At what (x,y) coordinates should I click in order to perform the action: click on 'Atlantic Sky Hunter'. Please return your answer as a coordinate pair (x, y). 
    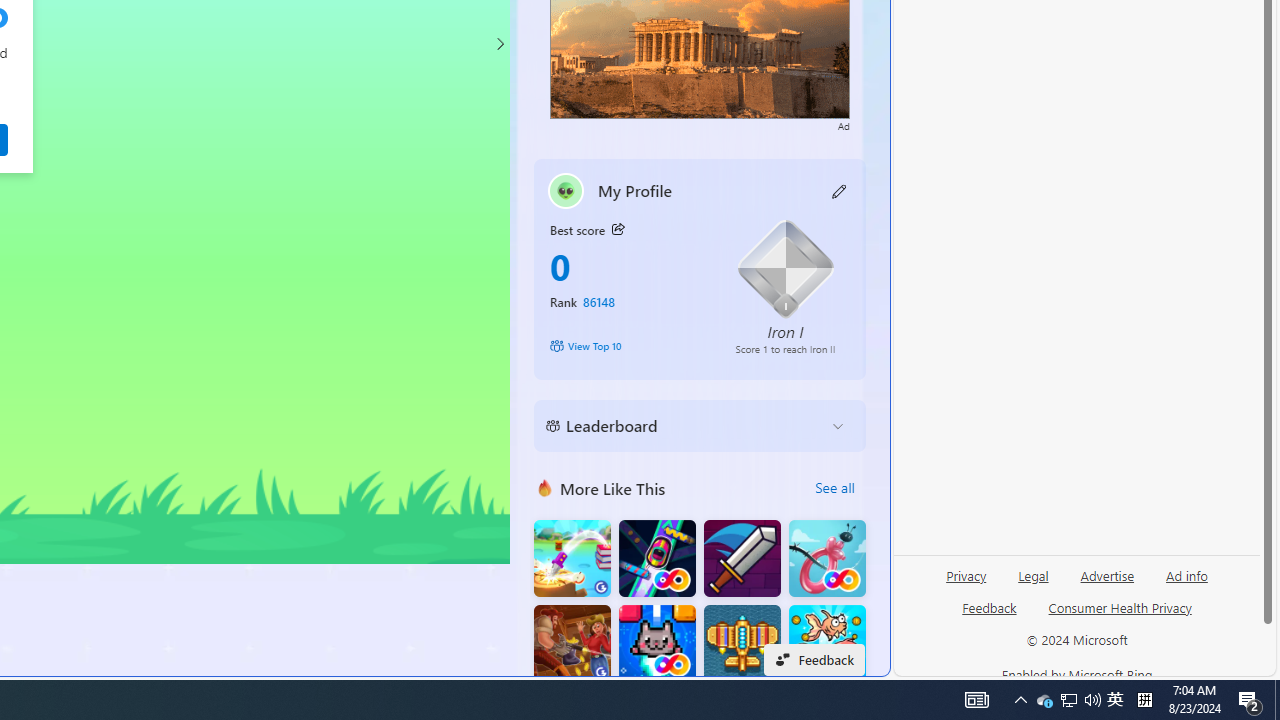
    Looking at the image, I should click on (741, 643).